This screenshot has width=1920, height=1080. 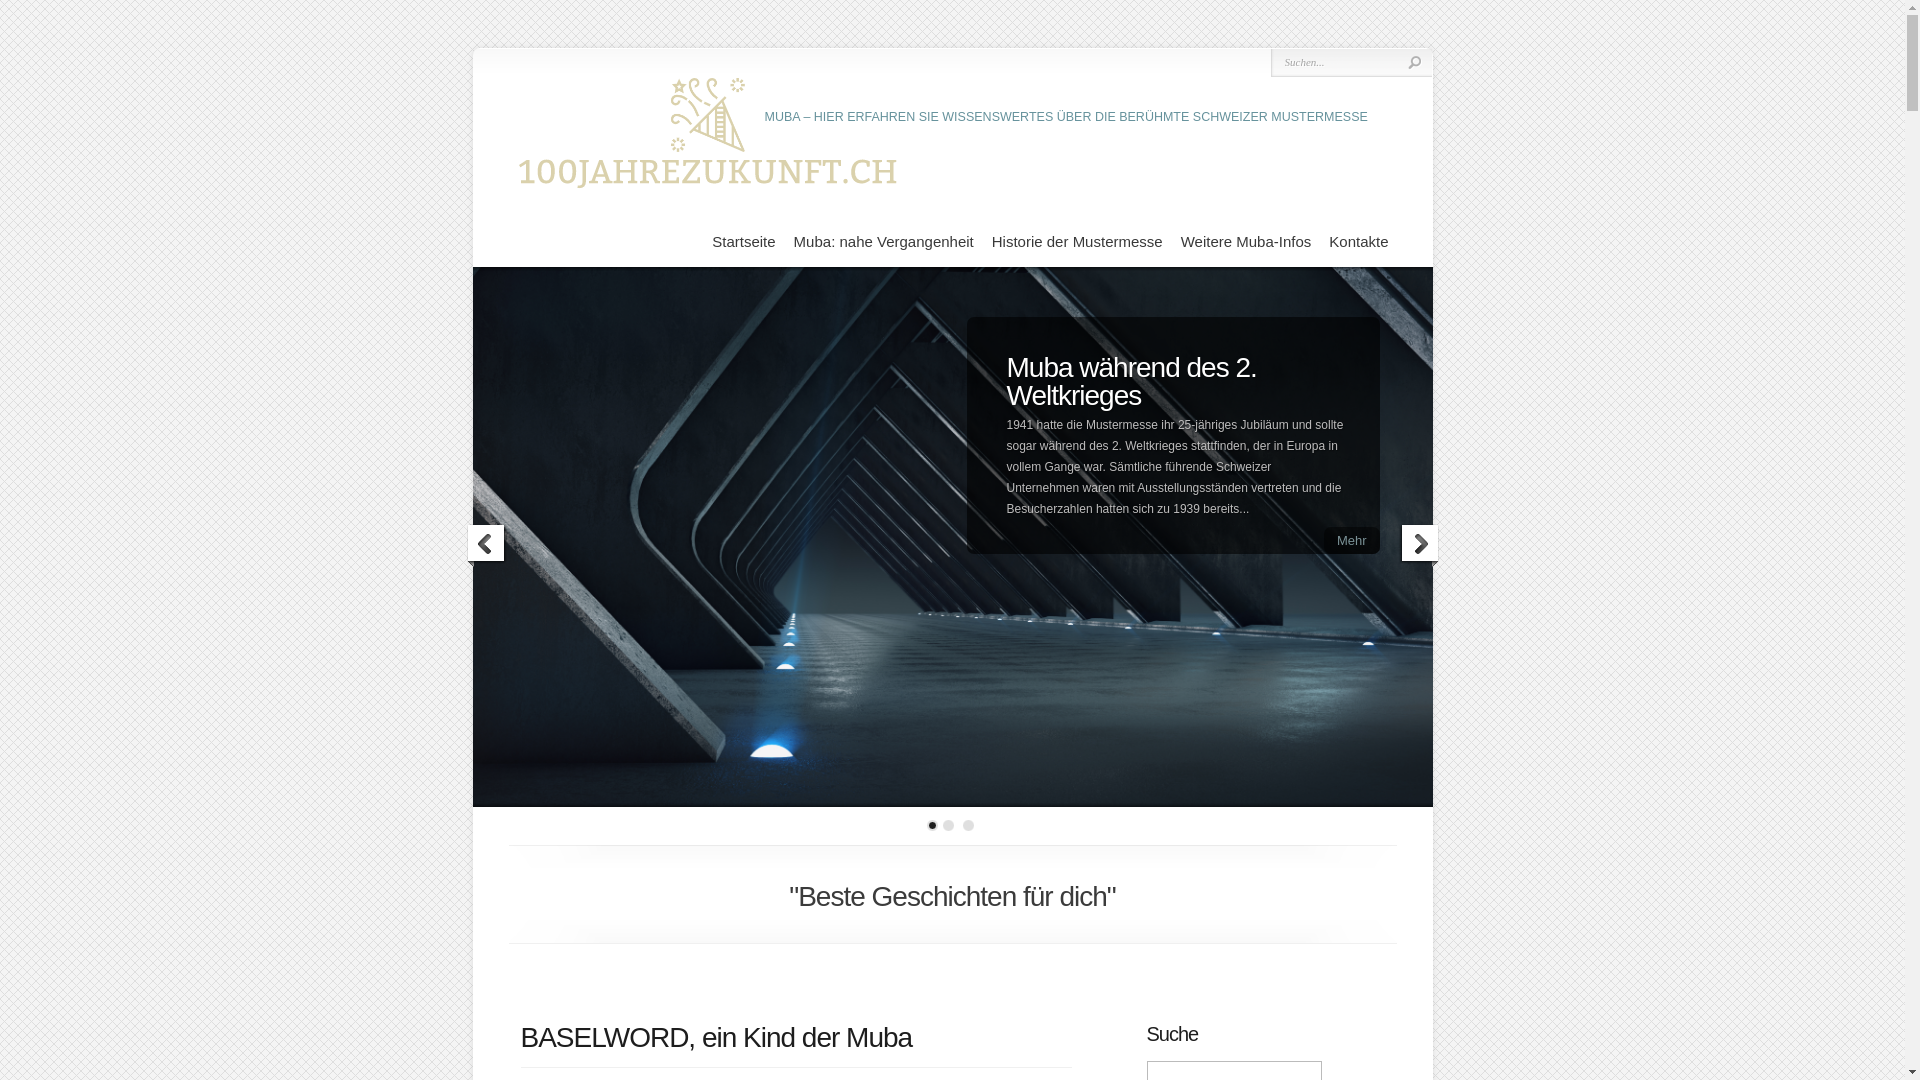 What do you see at coordinates (968, 825) in the screenshot?
I see `'3'` at bounding box center [968, 825].